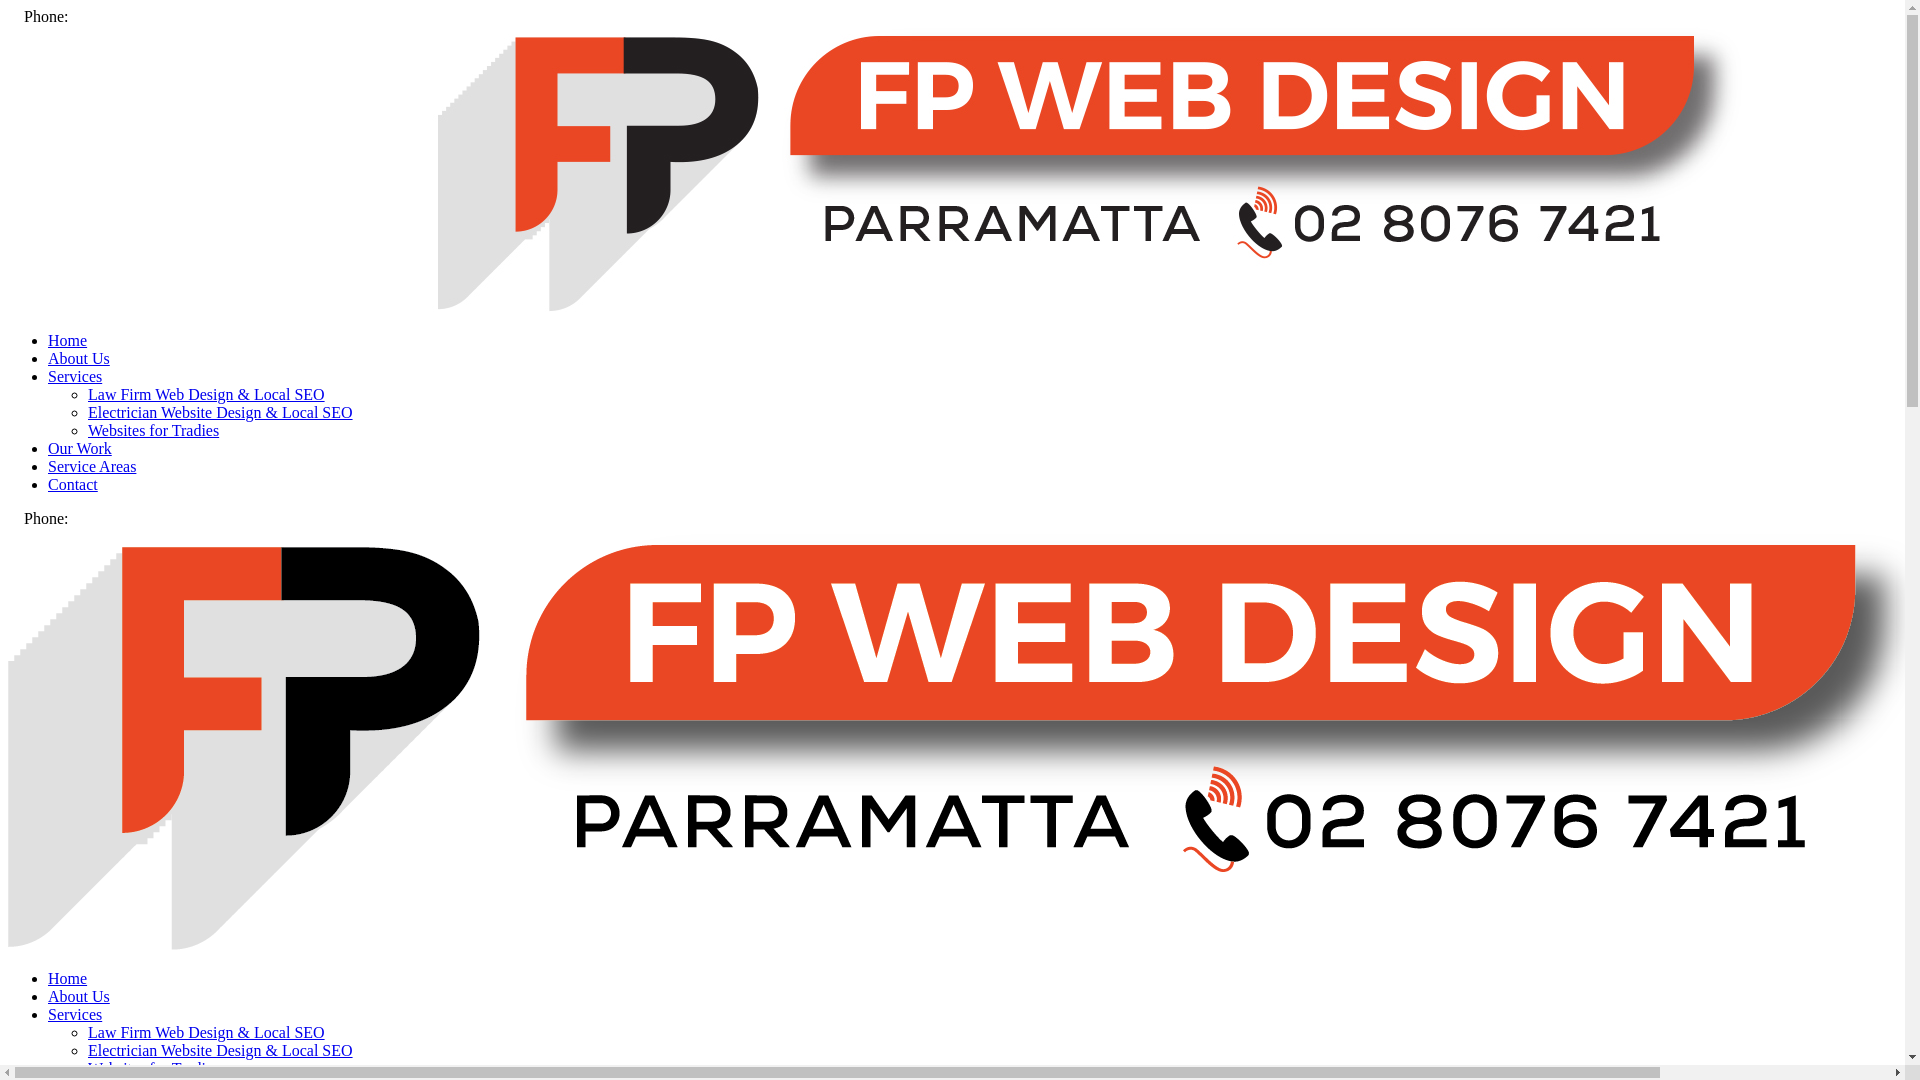 Image resolution: width=1920 pixels, height=1080 pixels. I want to click on 'Services', so click(48, 376).